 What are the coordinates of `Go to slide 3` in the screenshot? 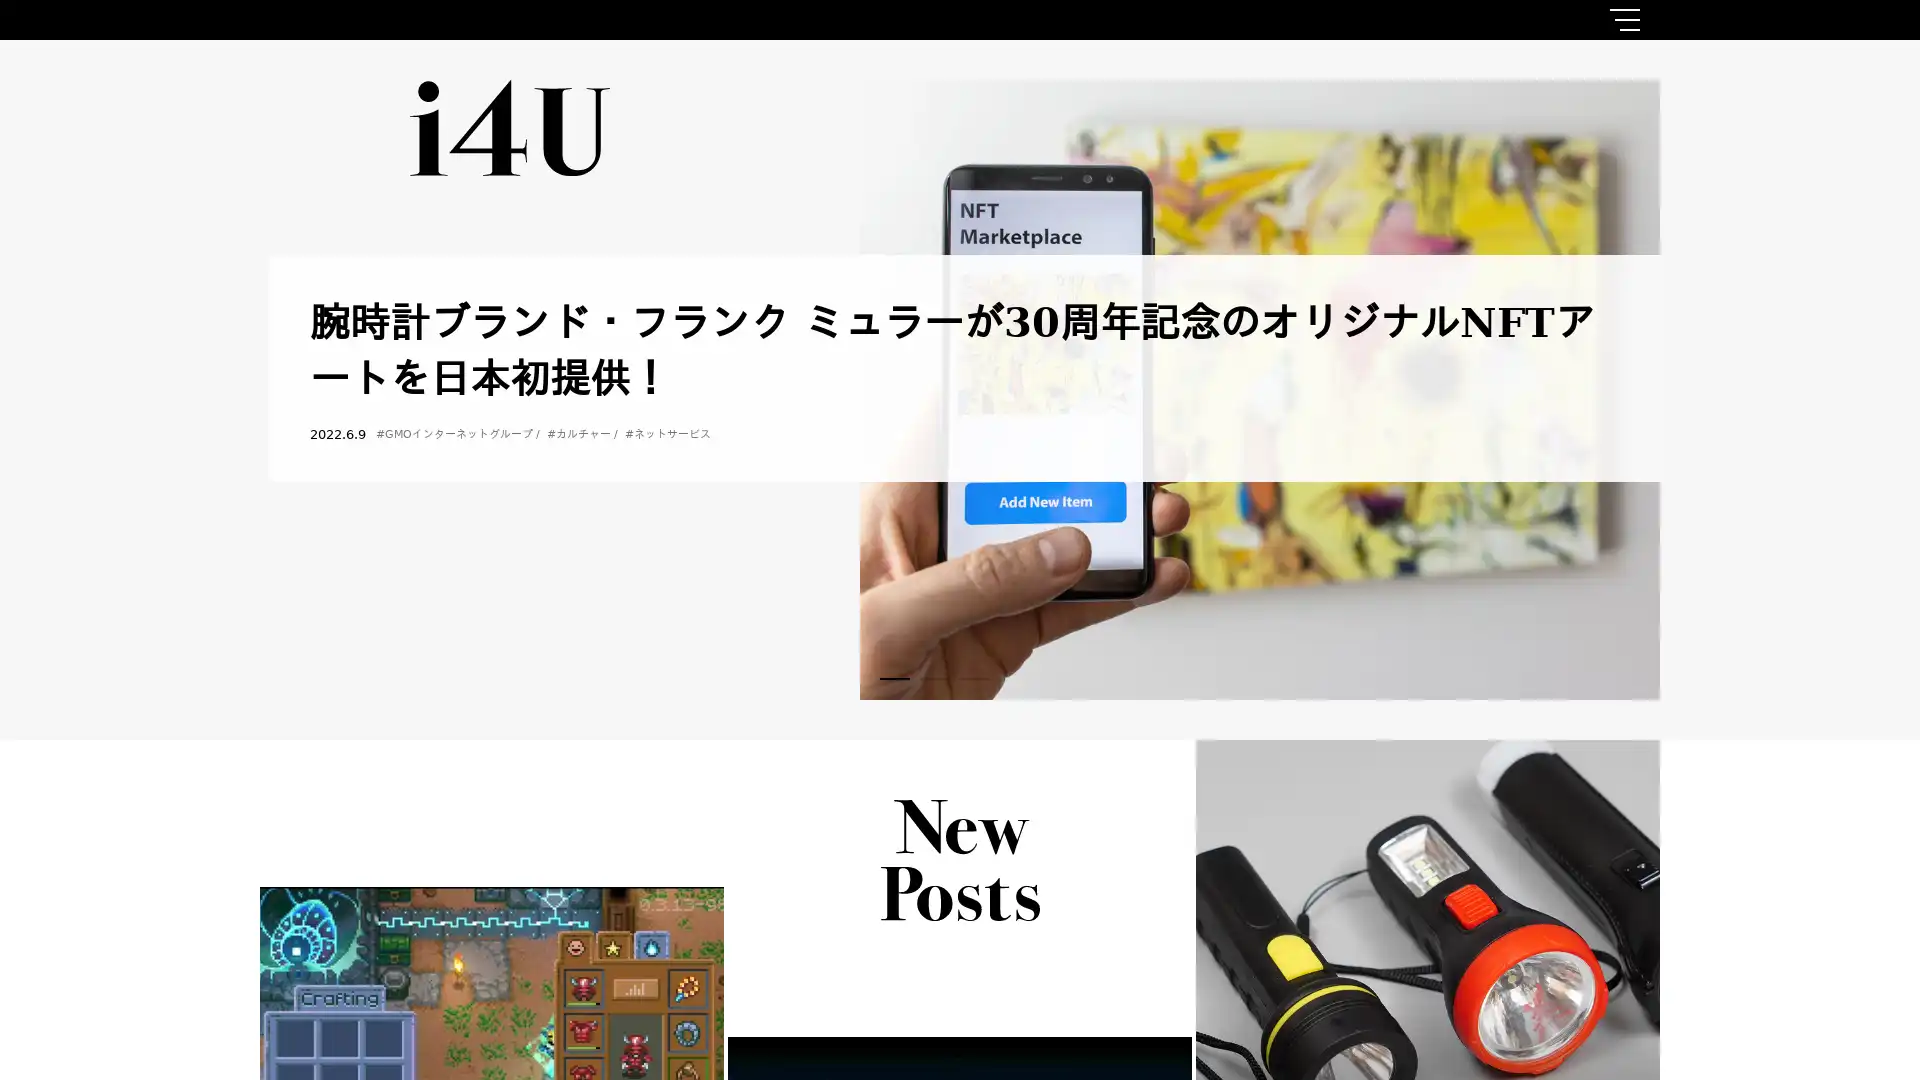 It's located at (974, 677).